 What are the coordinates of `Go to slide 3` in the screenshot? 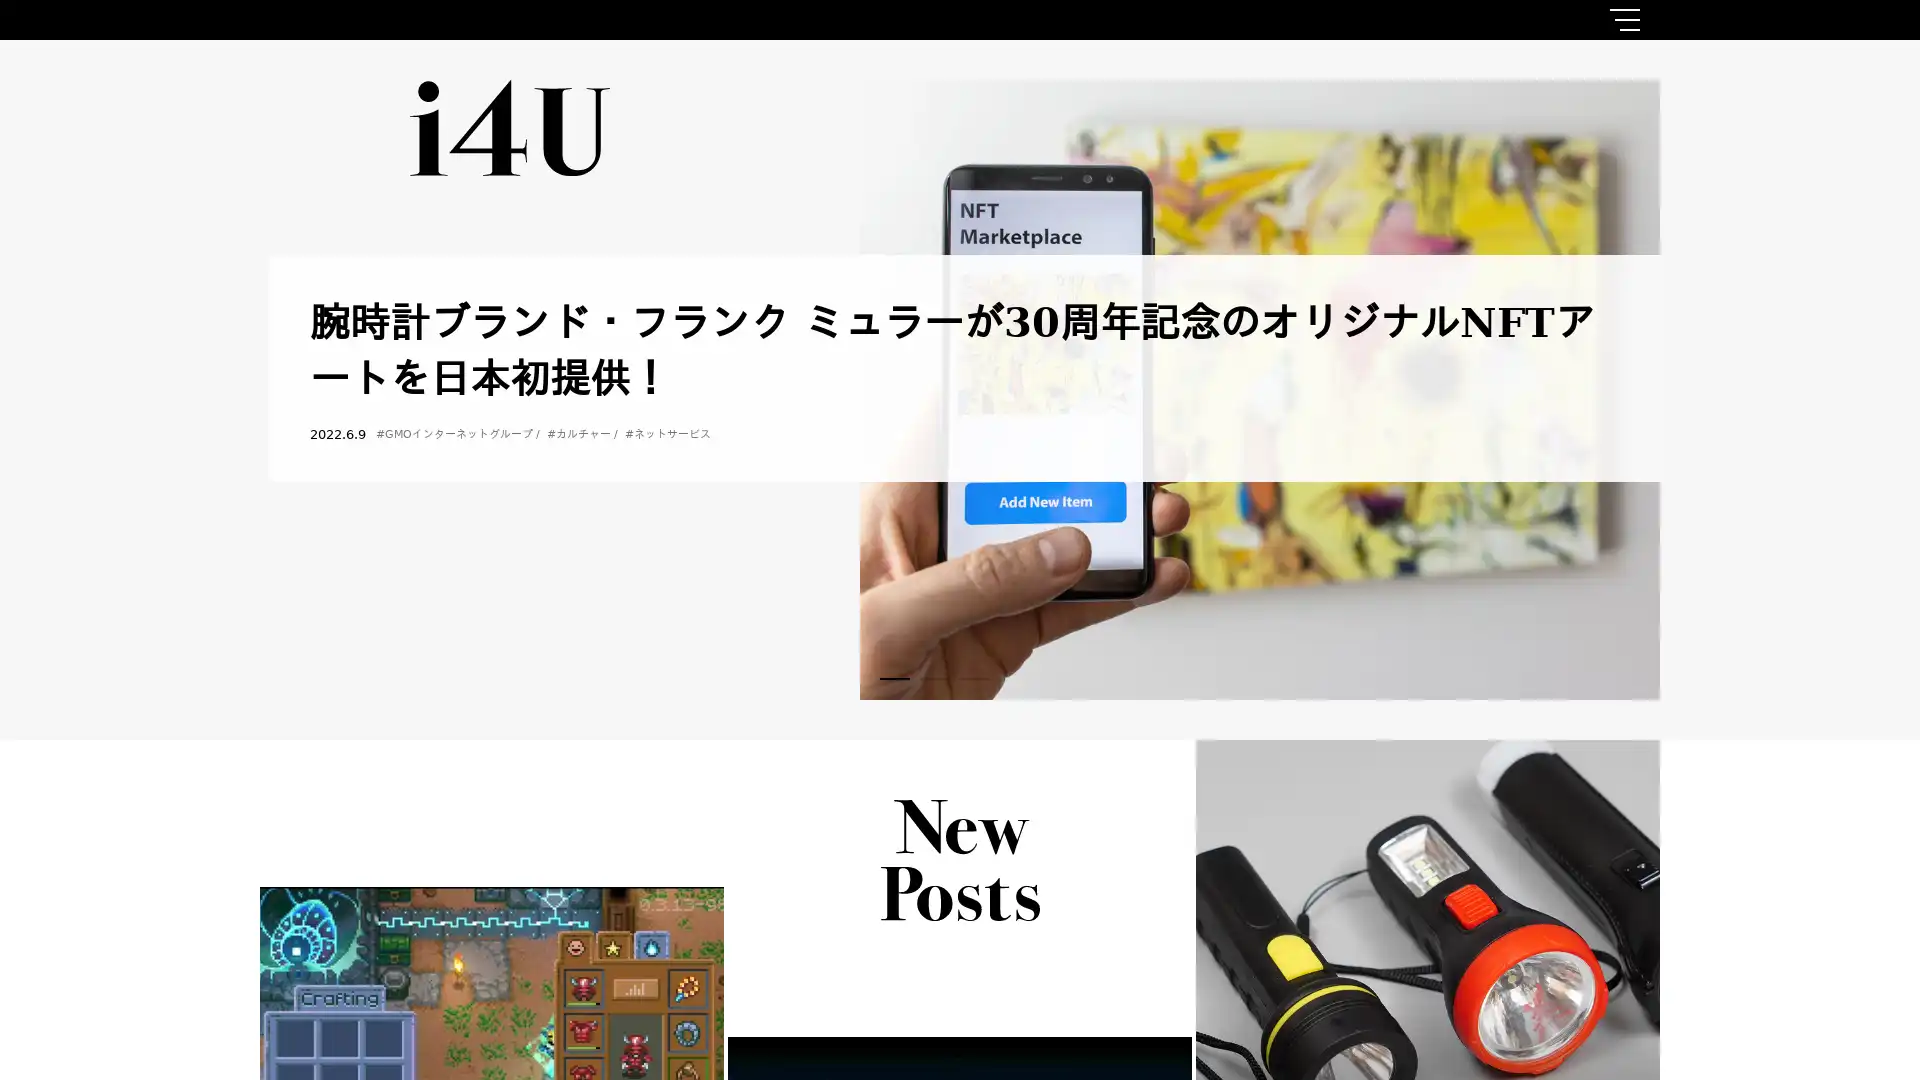 It's located at (974, 677).